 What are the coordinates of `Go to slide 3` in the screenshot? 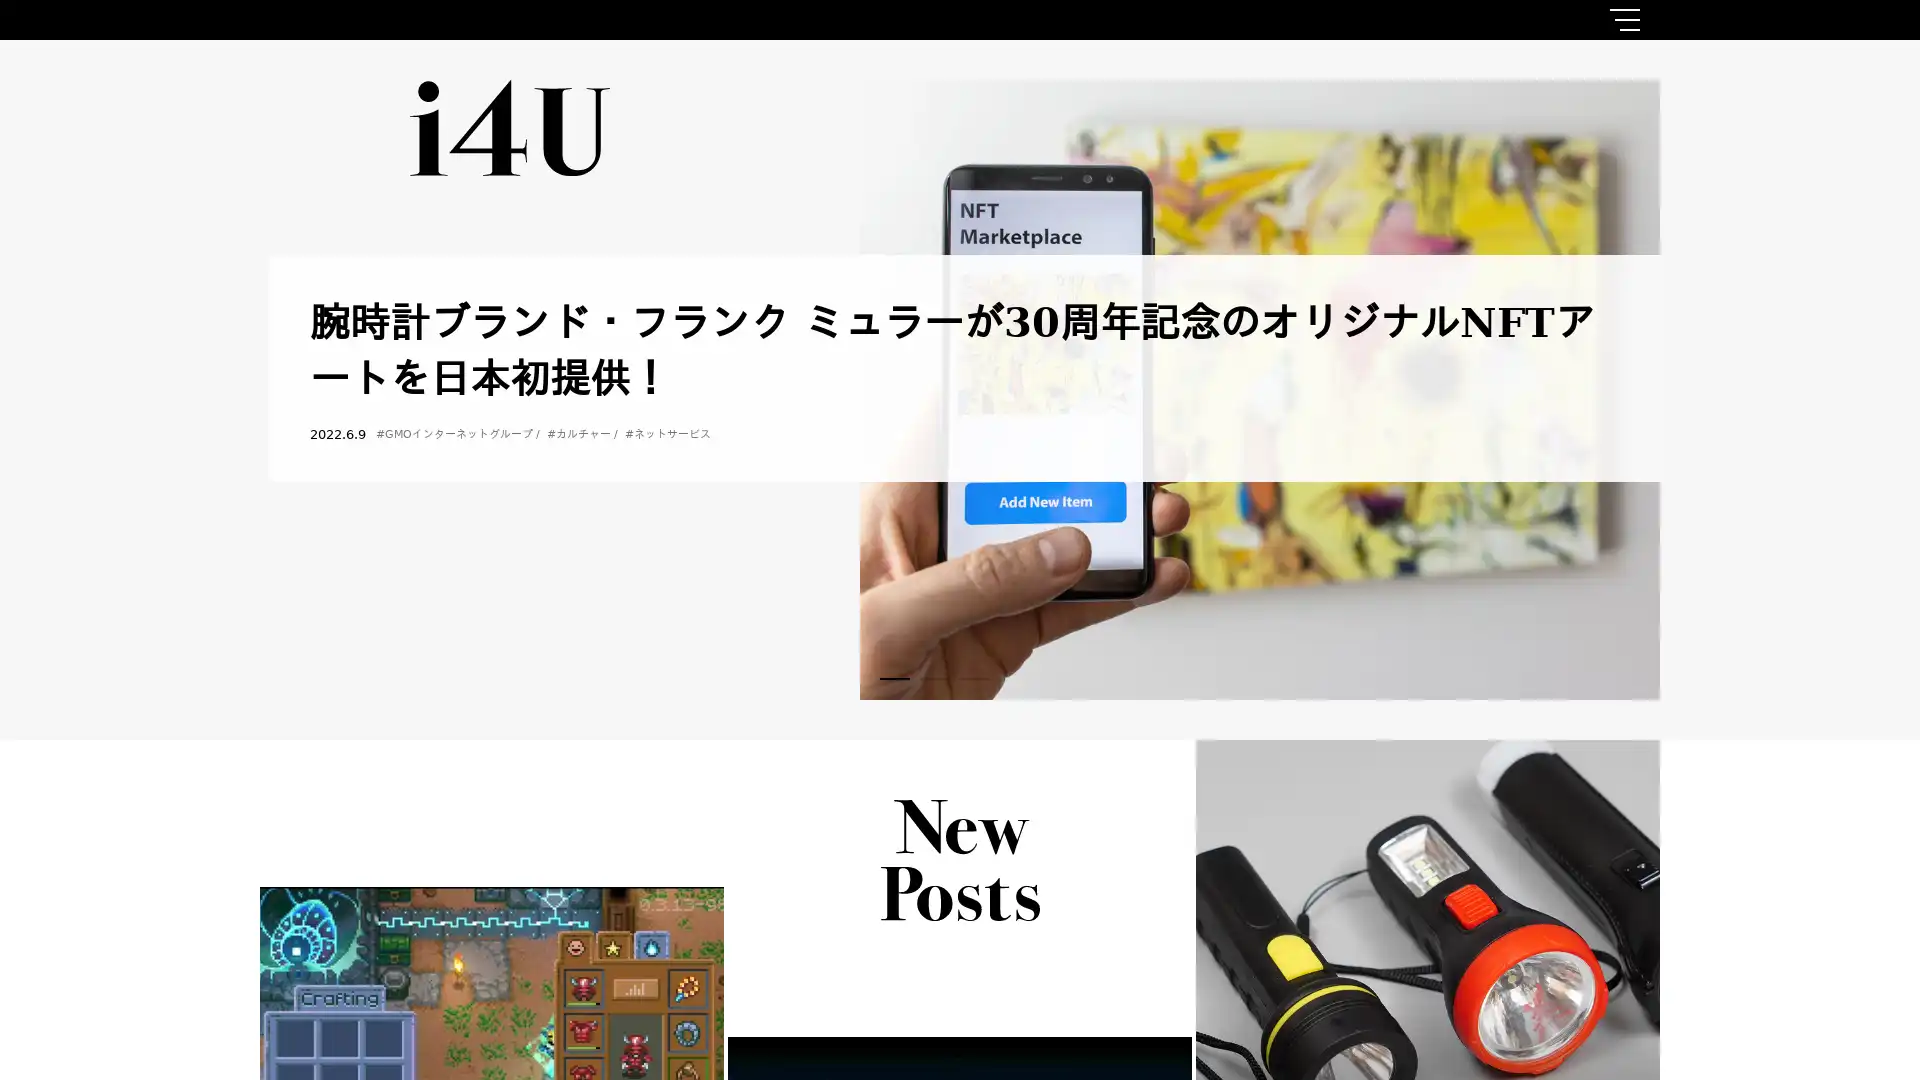 It's located at (974, 677).